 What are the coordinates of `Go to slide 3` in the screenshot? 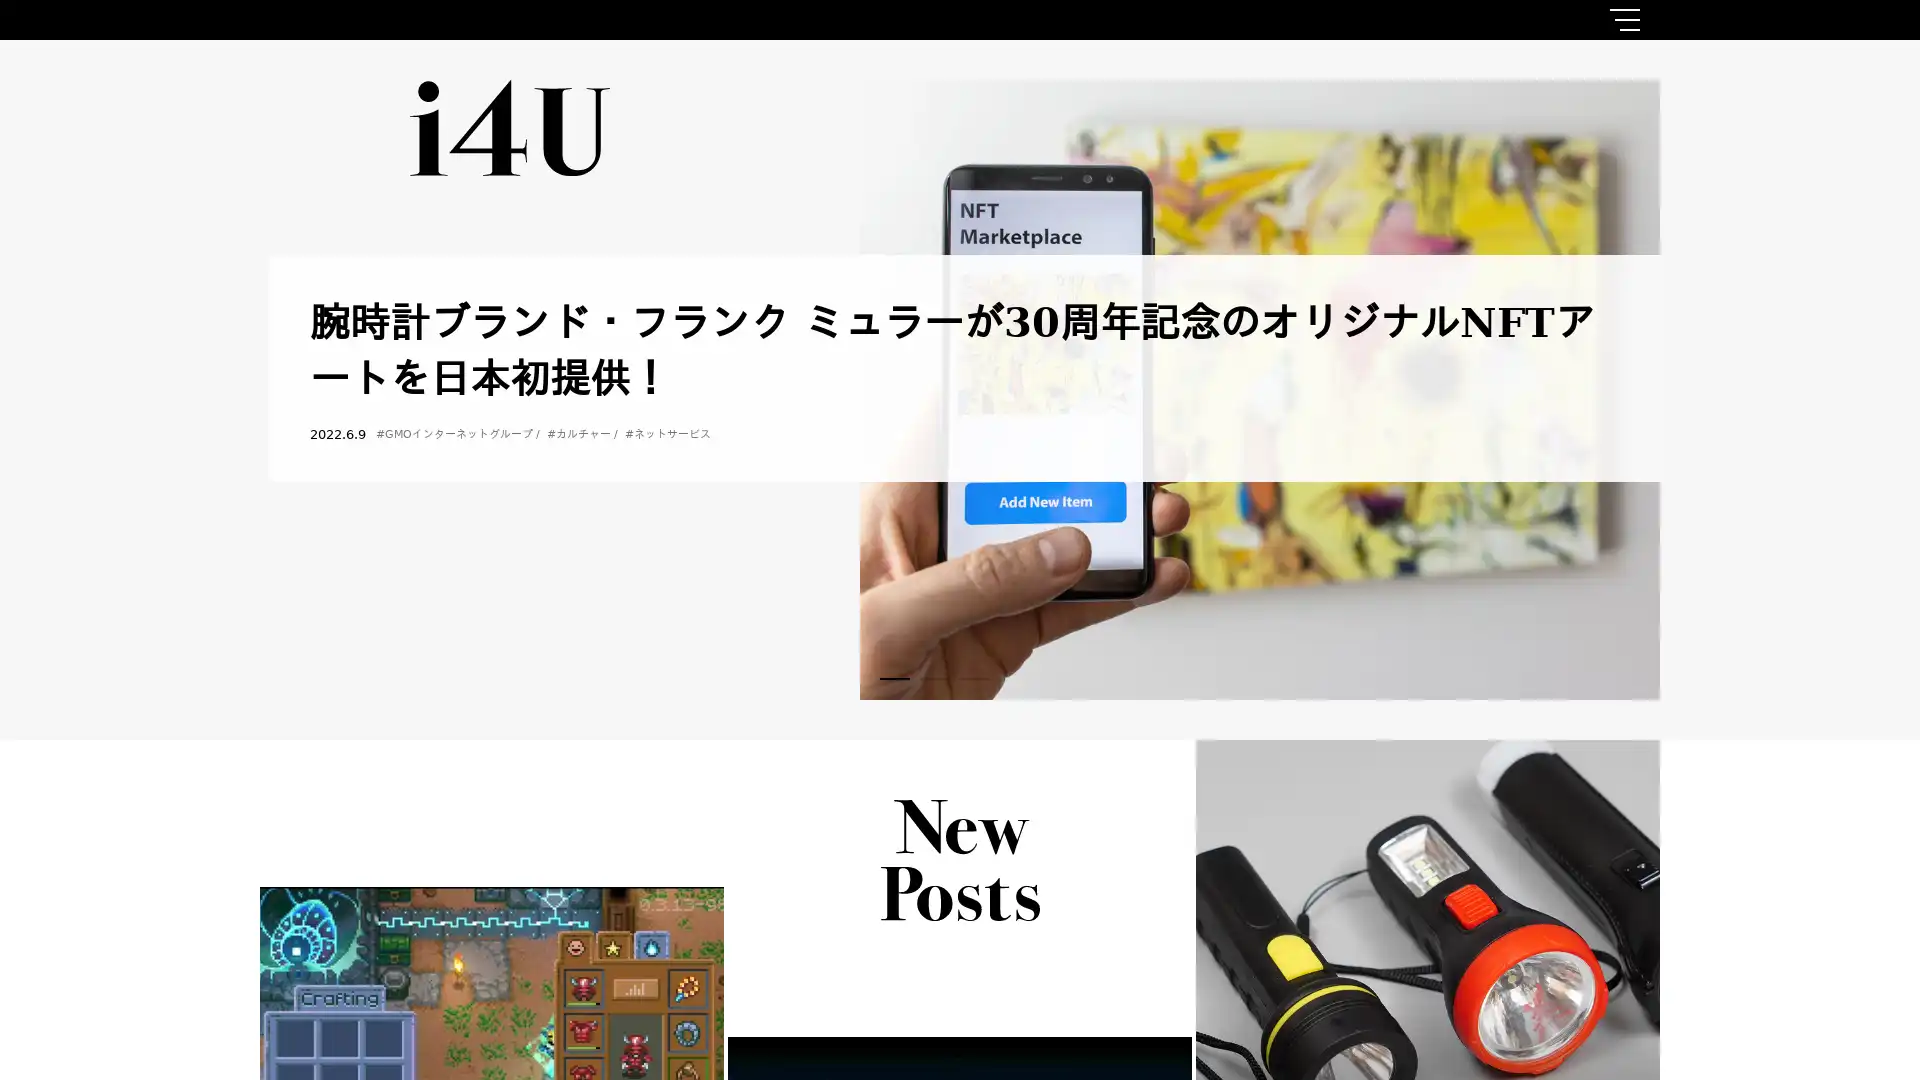 It's located at (974, 677).